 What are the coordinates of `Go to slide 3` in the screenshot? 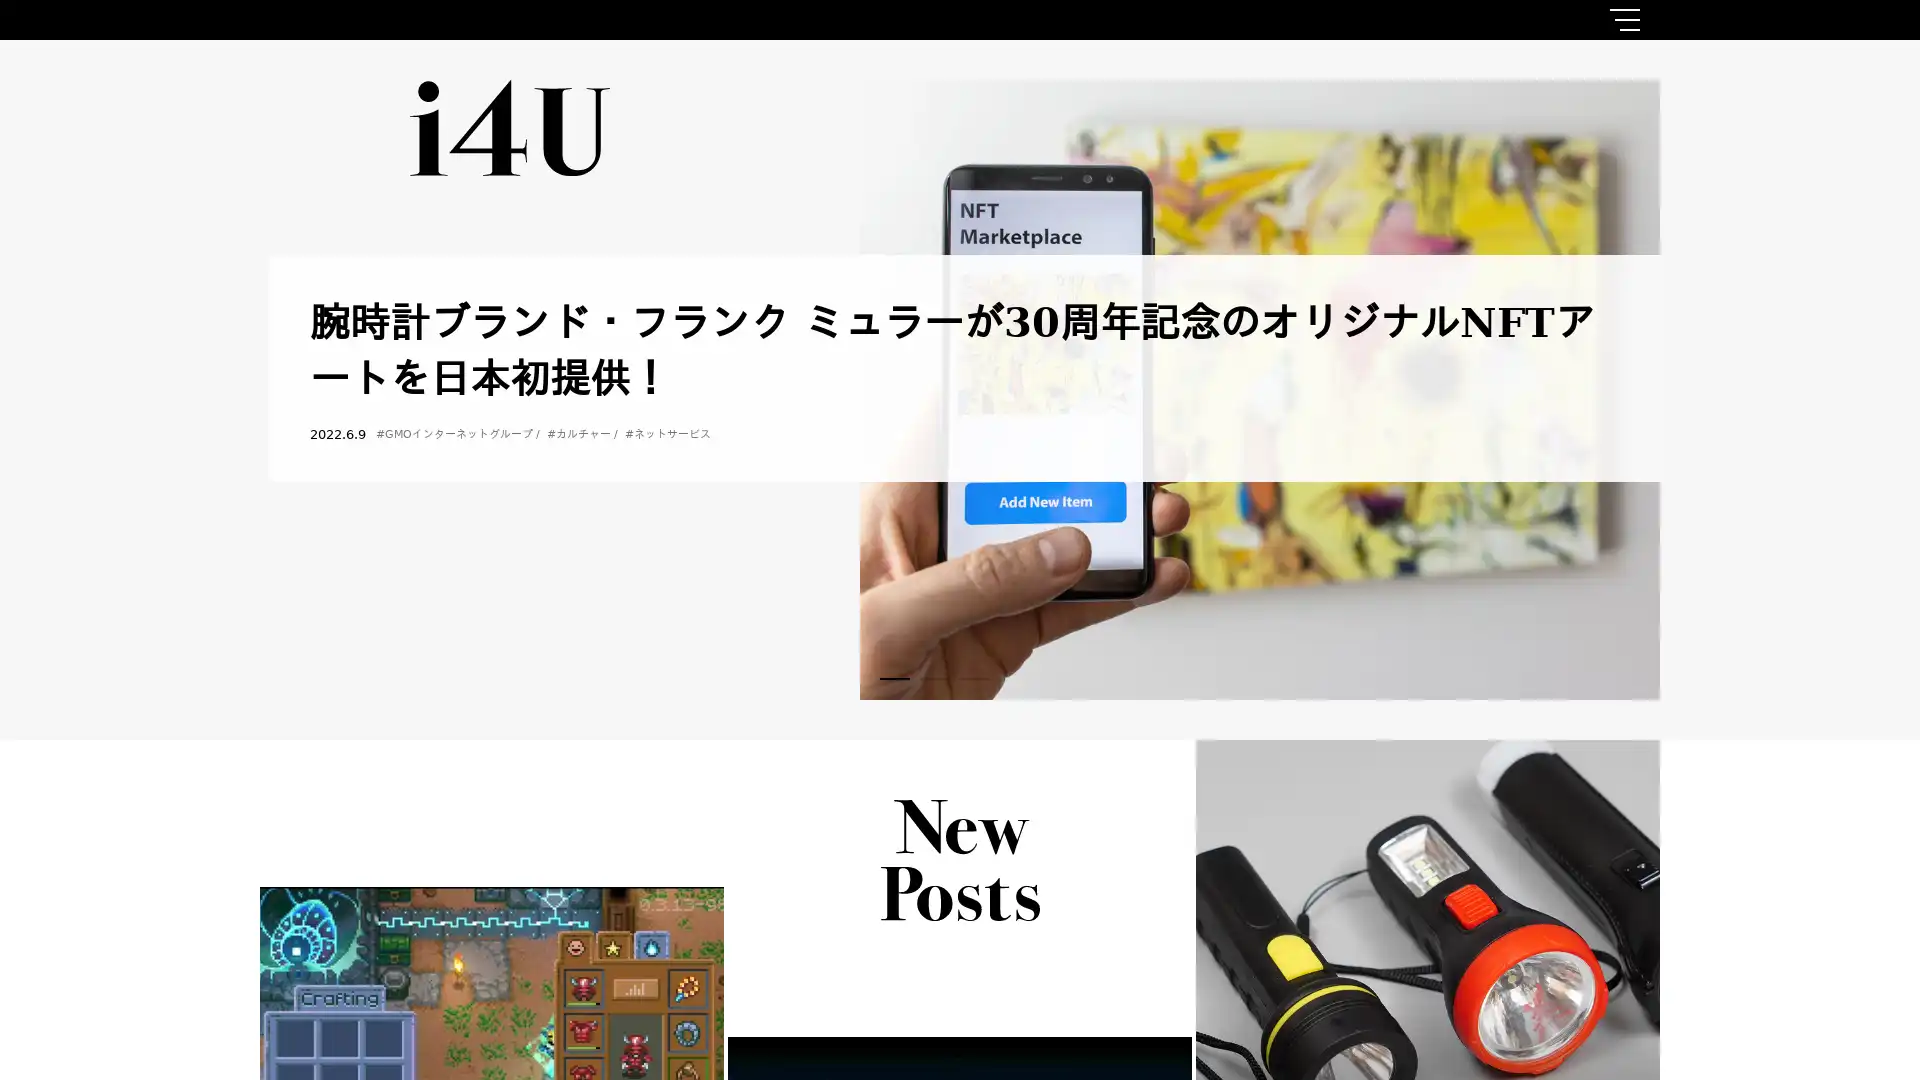 It's located at (974, 677).